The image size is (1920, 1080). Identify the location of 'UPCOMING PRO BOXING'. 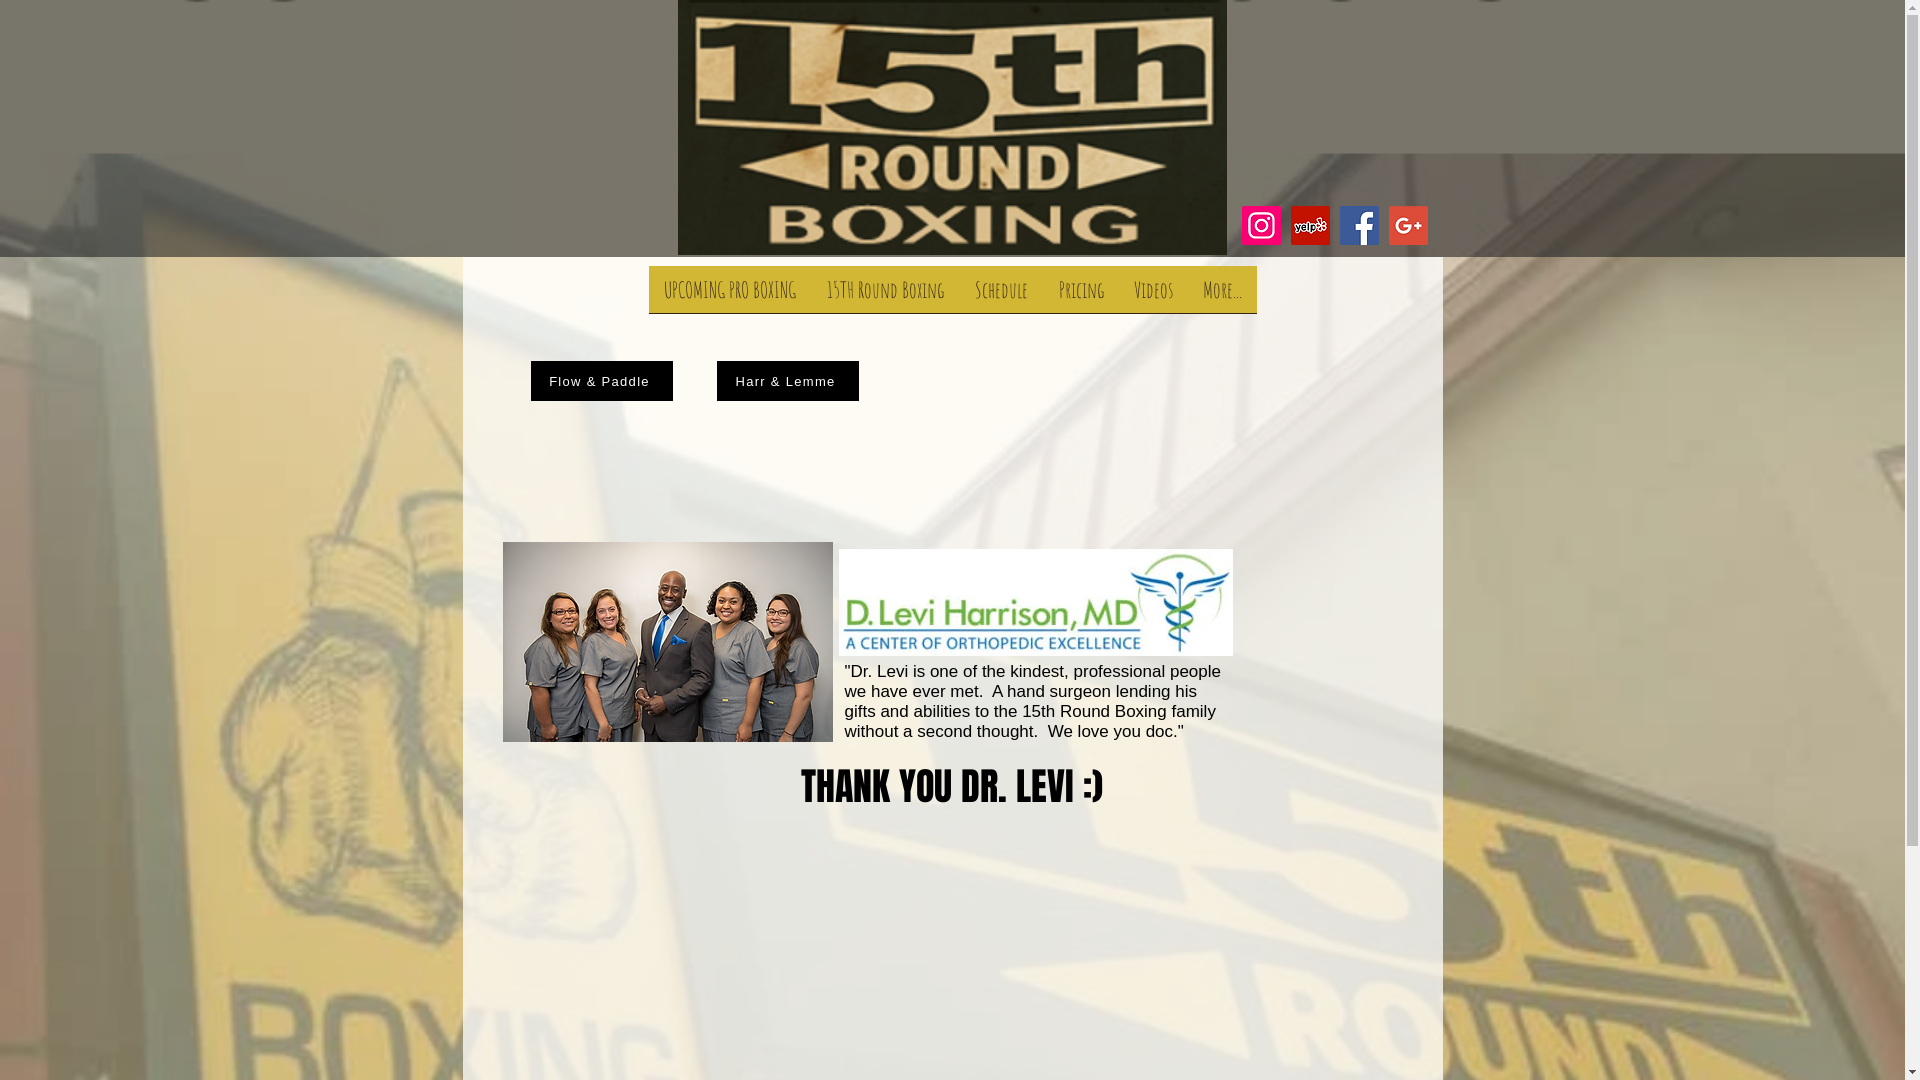
(728, 296).